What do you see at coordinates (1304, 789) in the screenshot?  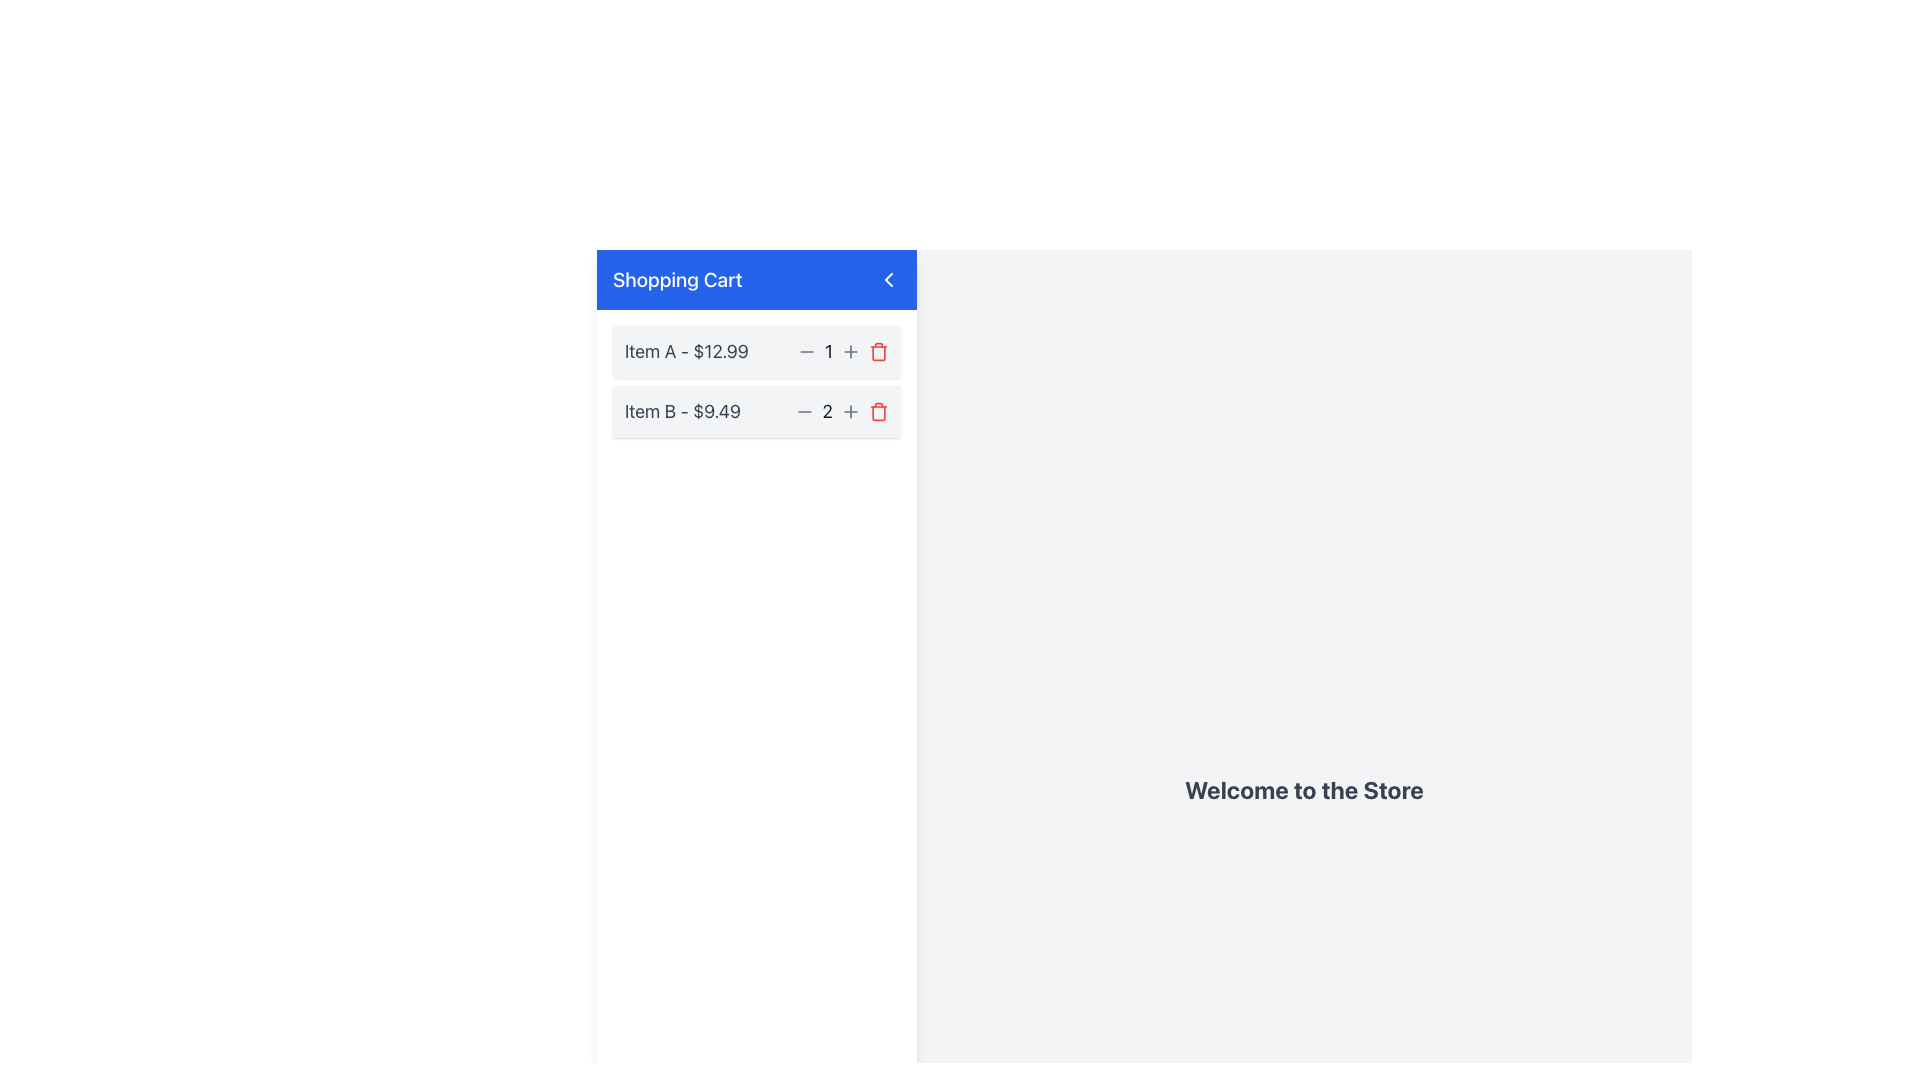 I see `the Text Header element, which serves as a welcoming message for the store interface, located in the center of the right-hand section of the layout` at bounding box center [1304, 789].